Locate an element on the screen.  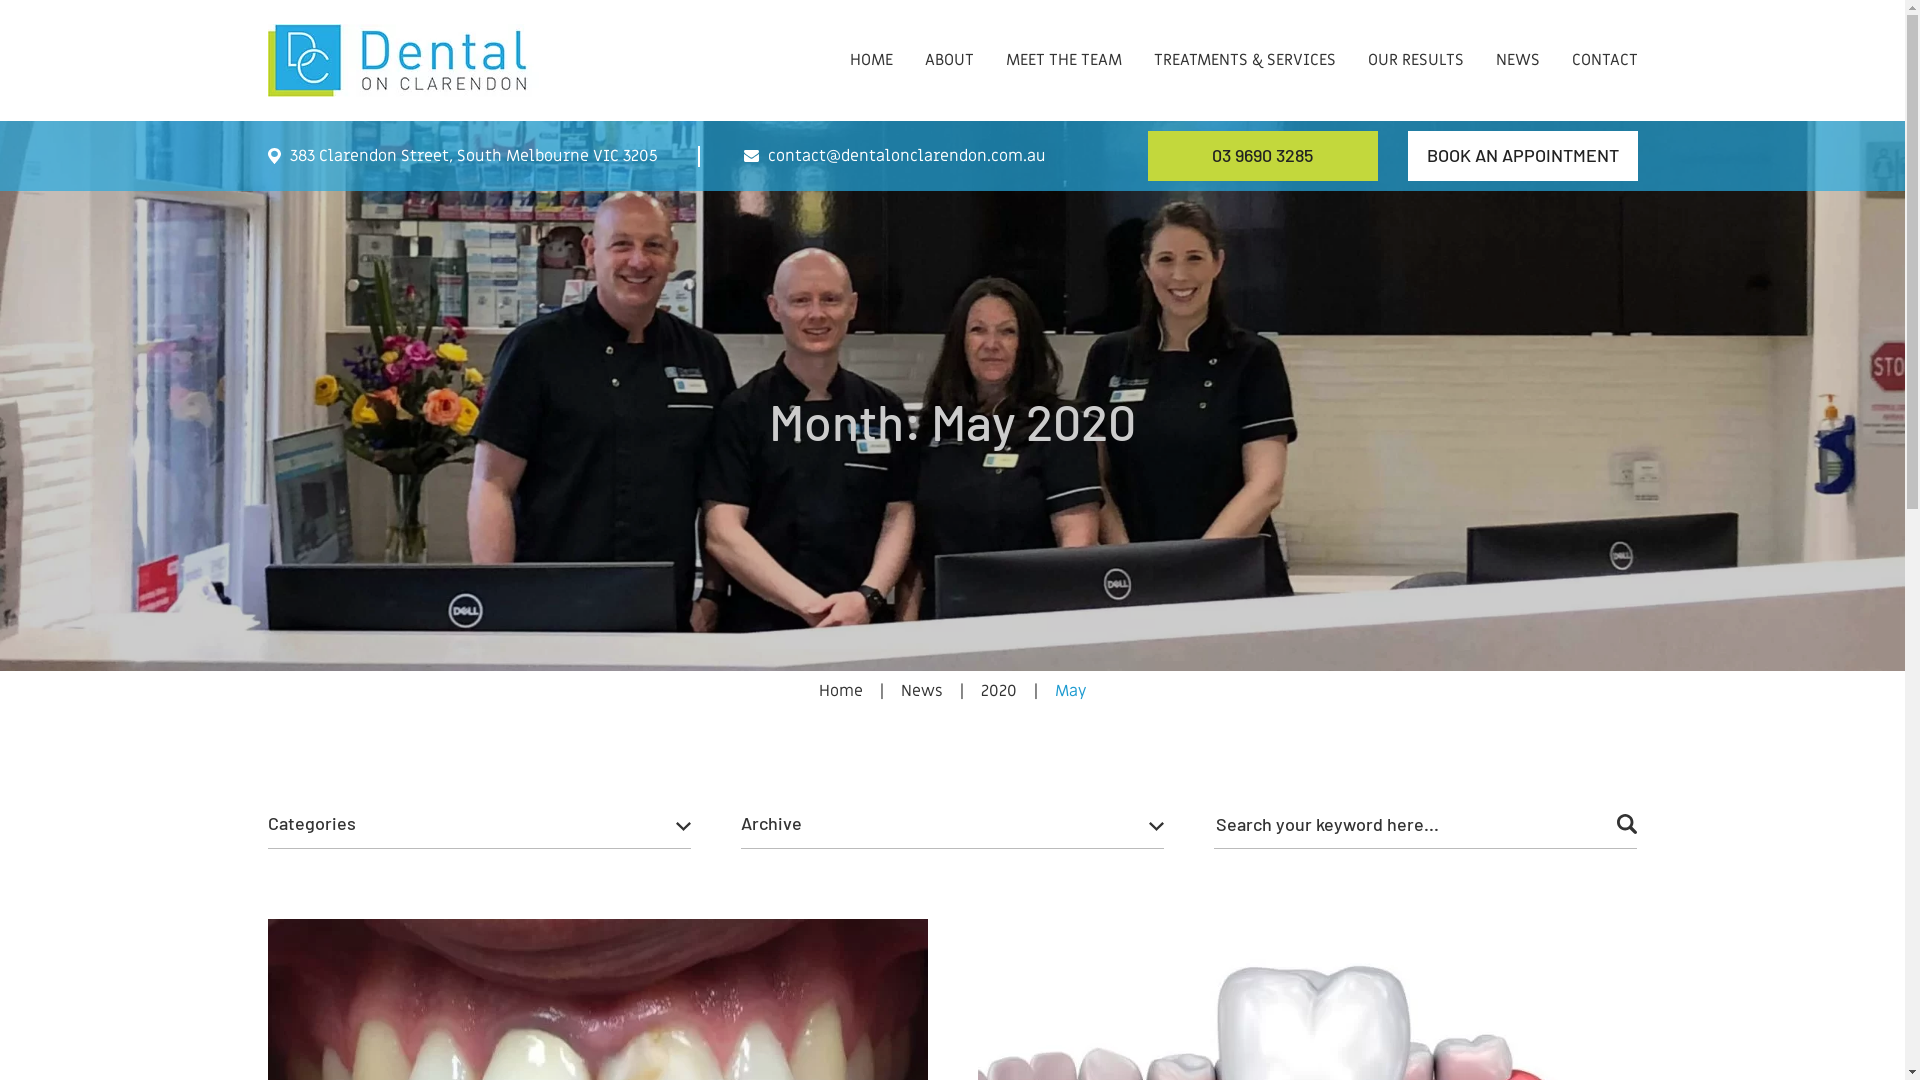
'NEWS' is located at coordinates (1517, 40).